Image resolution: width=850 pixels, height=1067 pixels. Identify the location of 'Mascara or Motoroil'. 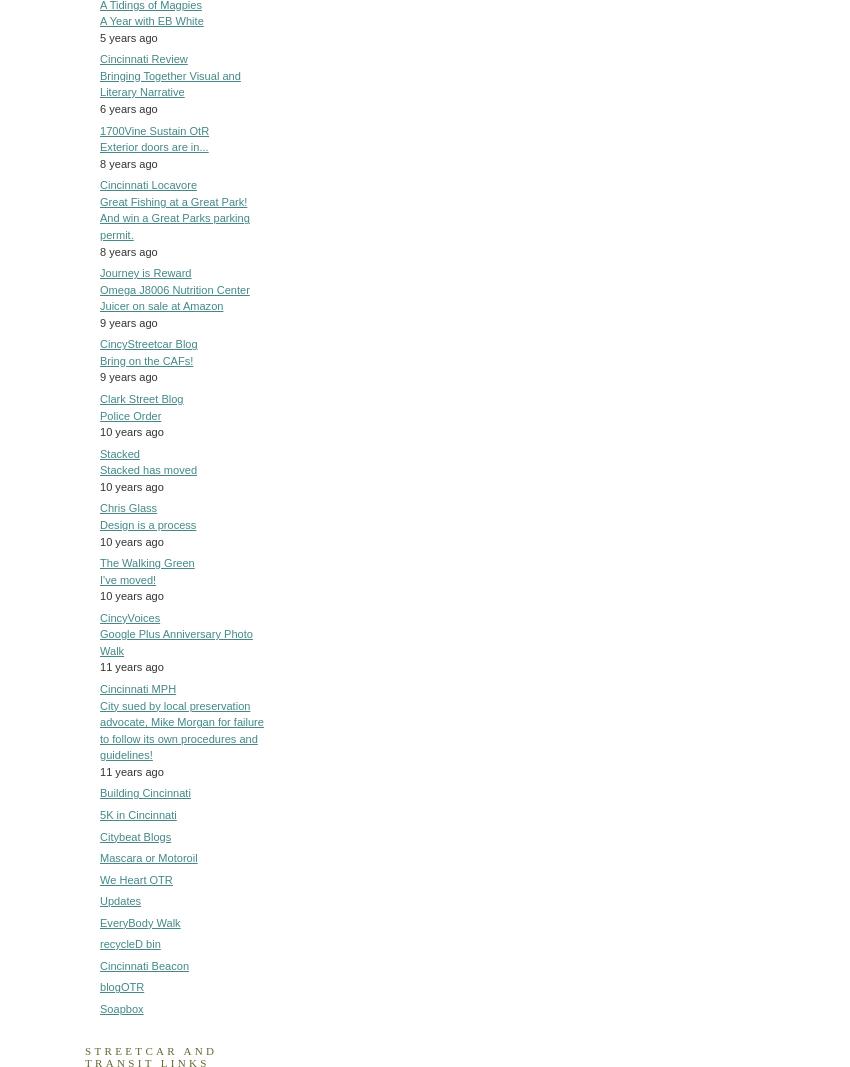
(148, 856).